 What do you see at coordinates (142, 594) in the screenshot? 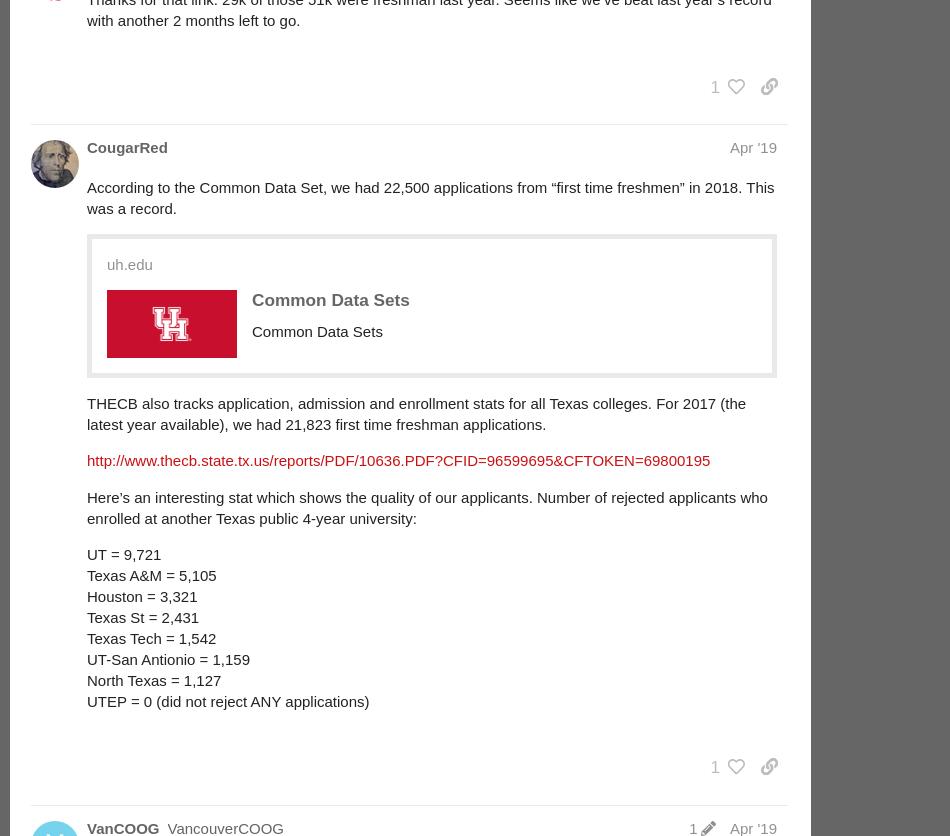
I see `'Houston = 3,321'` at bounding box center [142, 594].